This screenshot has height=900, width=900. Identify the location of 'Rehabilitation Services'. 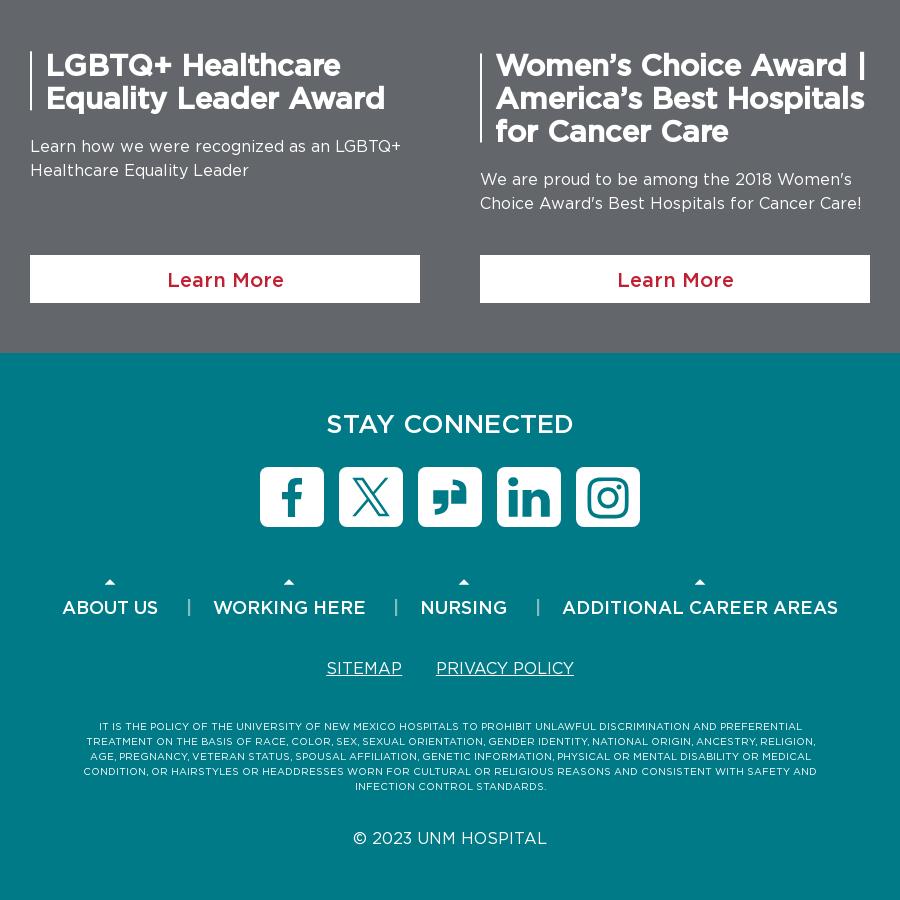
(698, 491).